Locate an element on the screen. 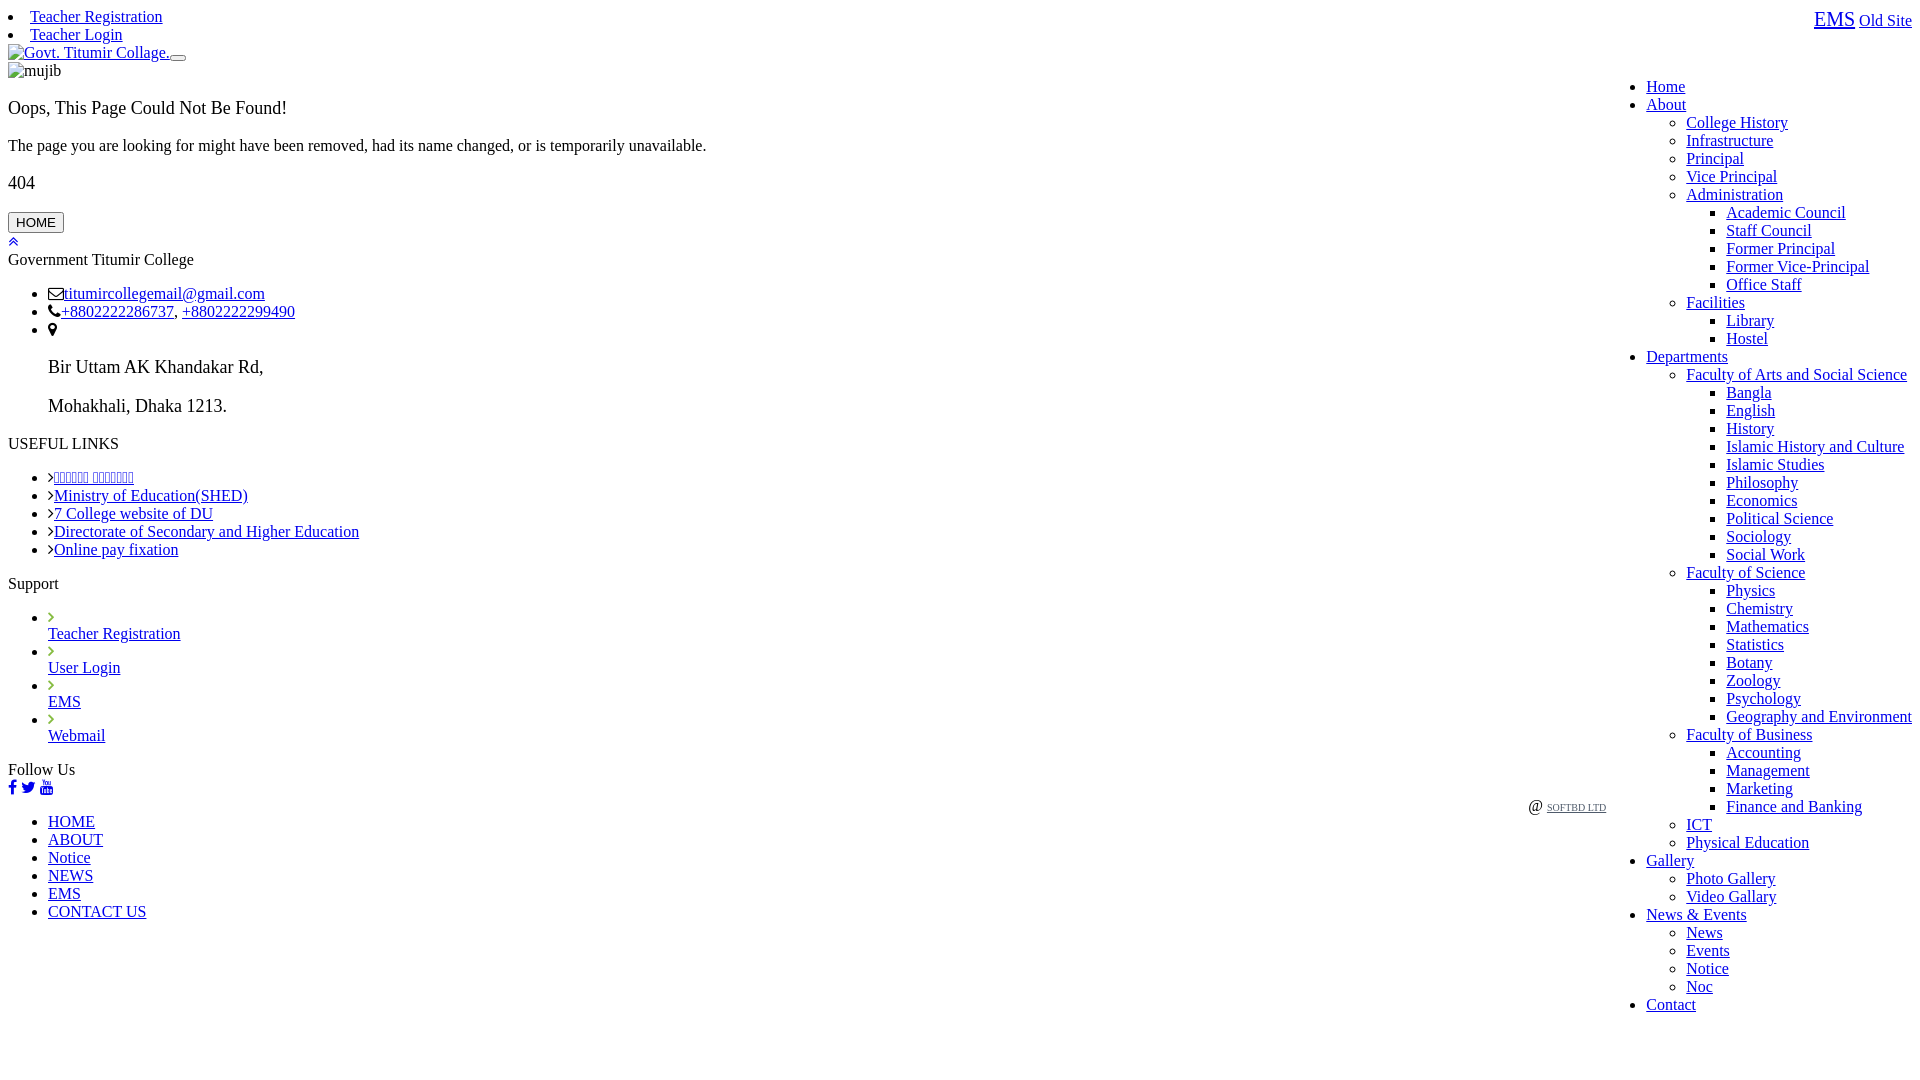 Image resolution: width=1920 pixels, height=1080 pixels. 'Noc' is located at coordinates (1698, 985).